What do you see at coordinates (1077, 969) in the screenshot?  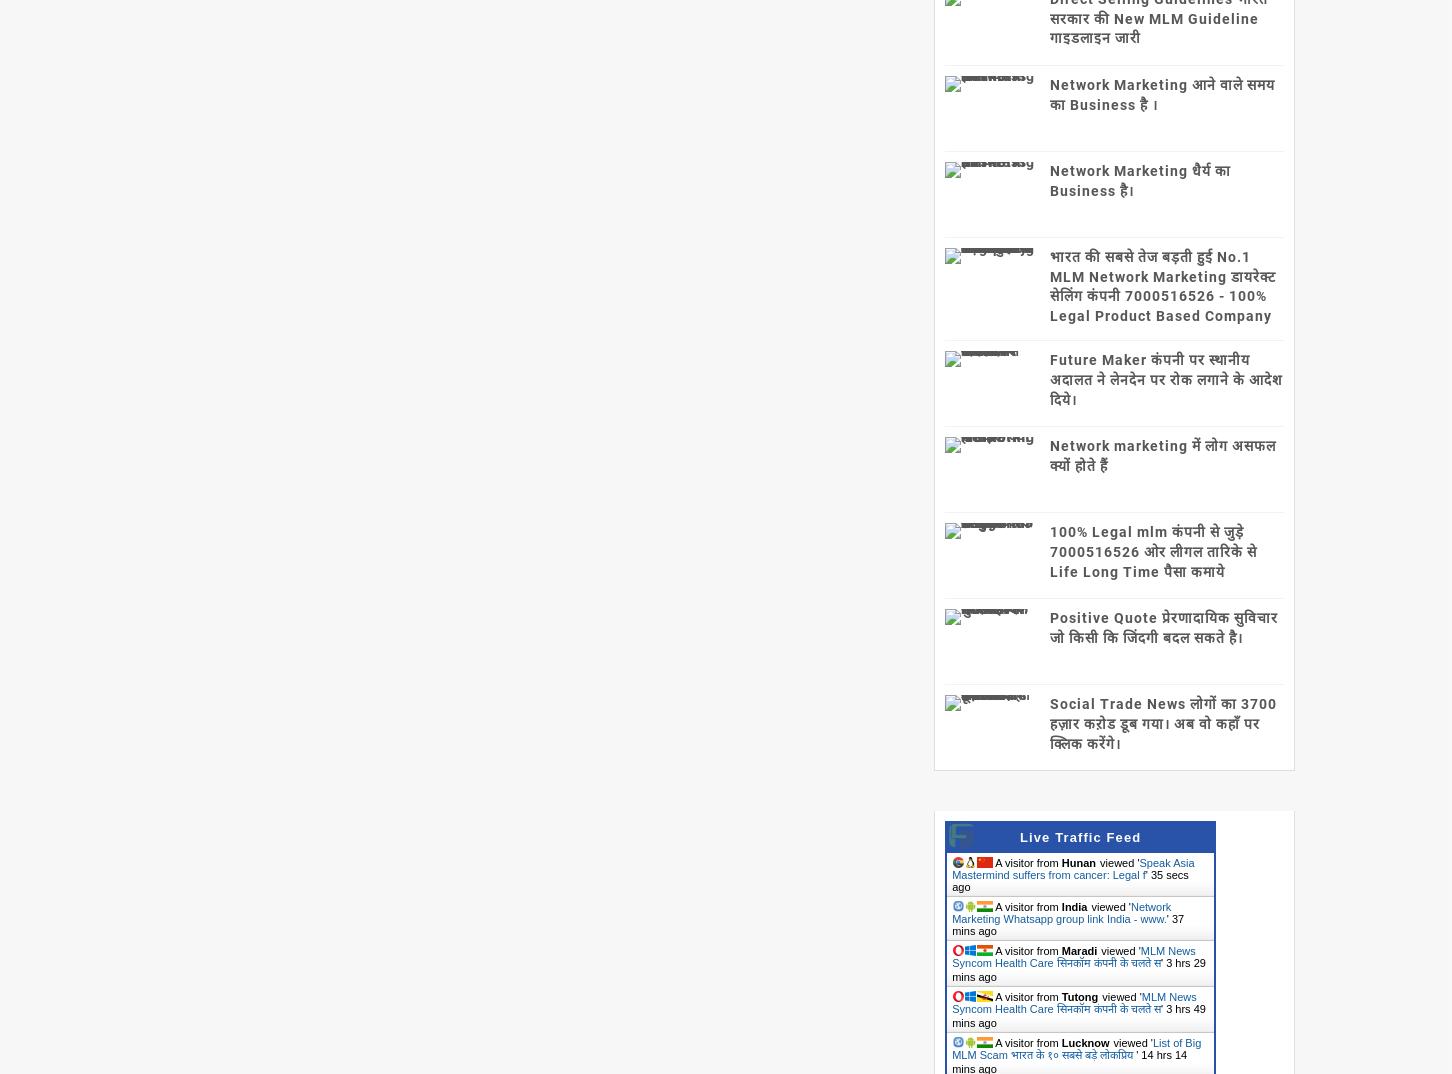 I see `'3 hrs 29 mins ago'` at bounding box center [1077, 969].